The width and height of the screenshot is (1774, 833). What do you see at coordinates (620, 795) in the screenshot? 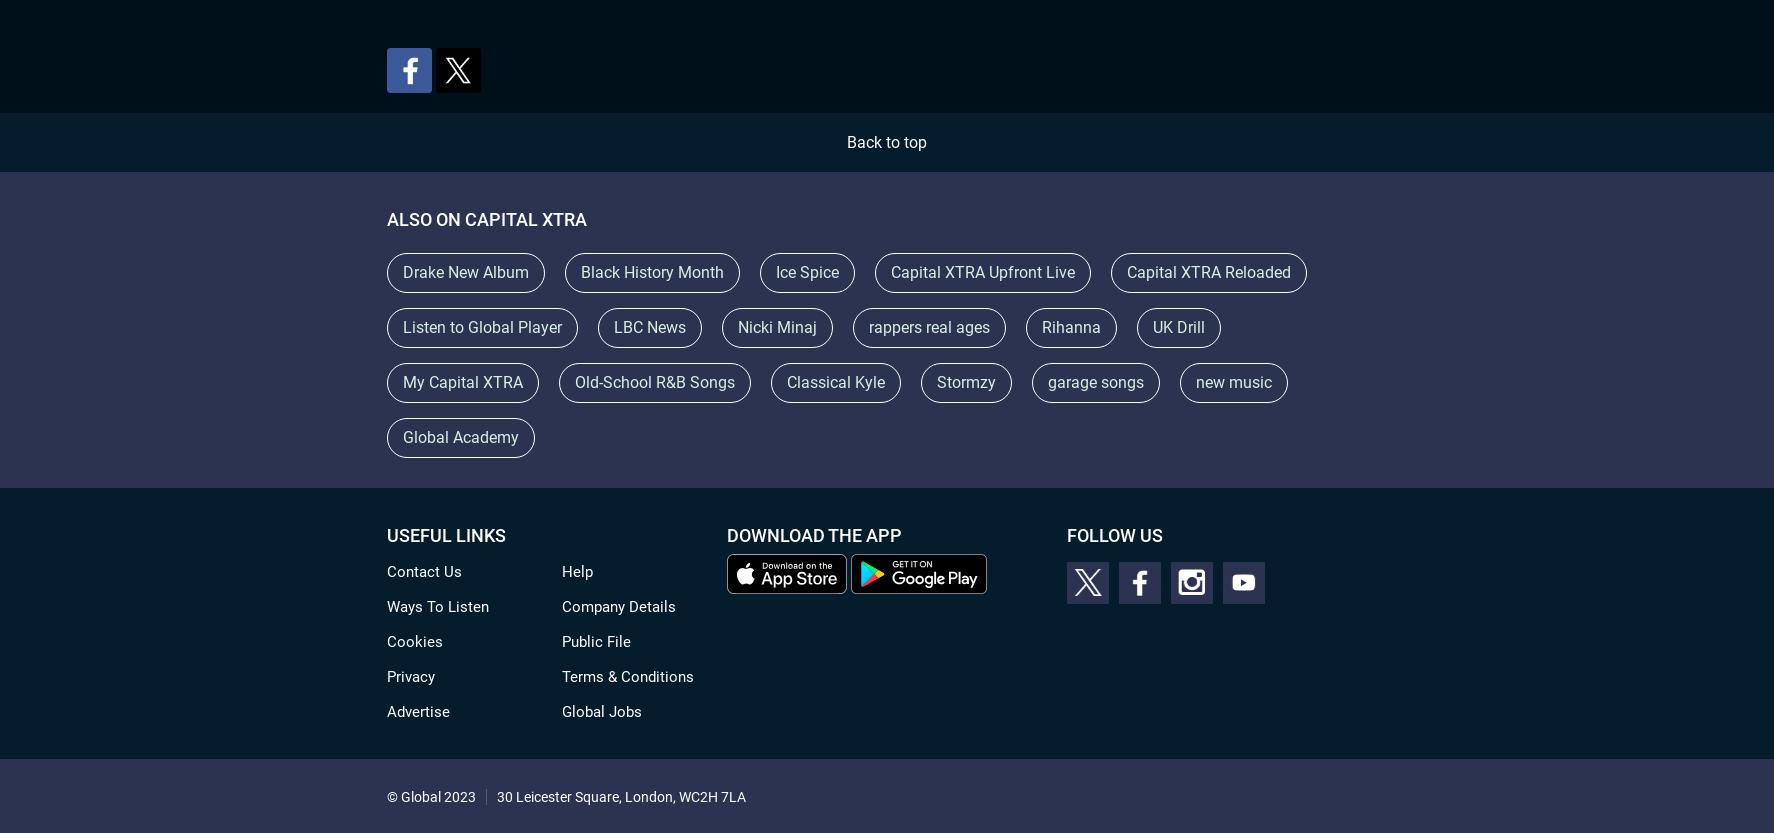
I see `'30 Leicester Square, London, WC2H 7LA'` at bounding box center [620, 795].